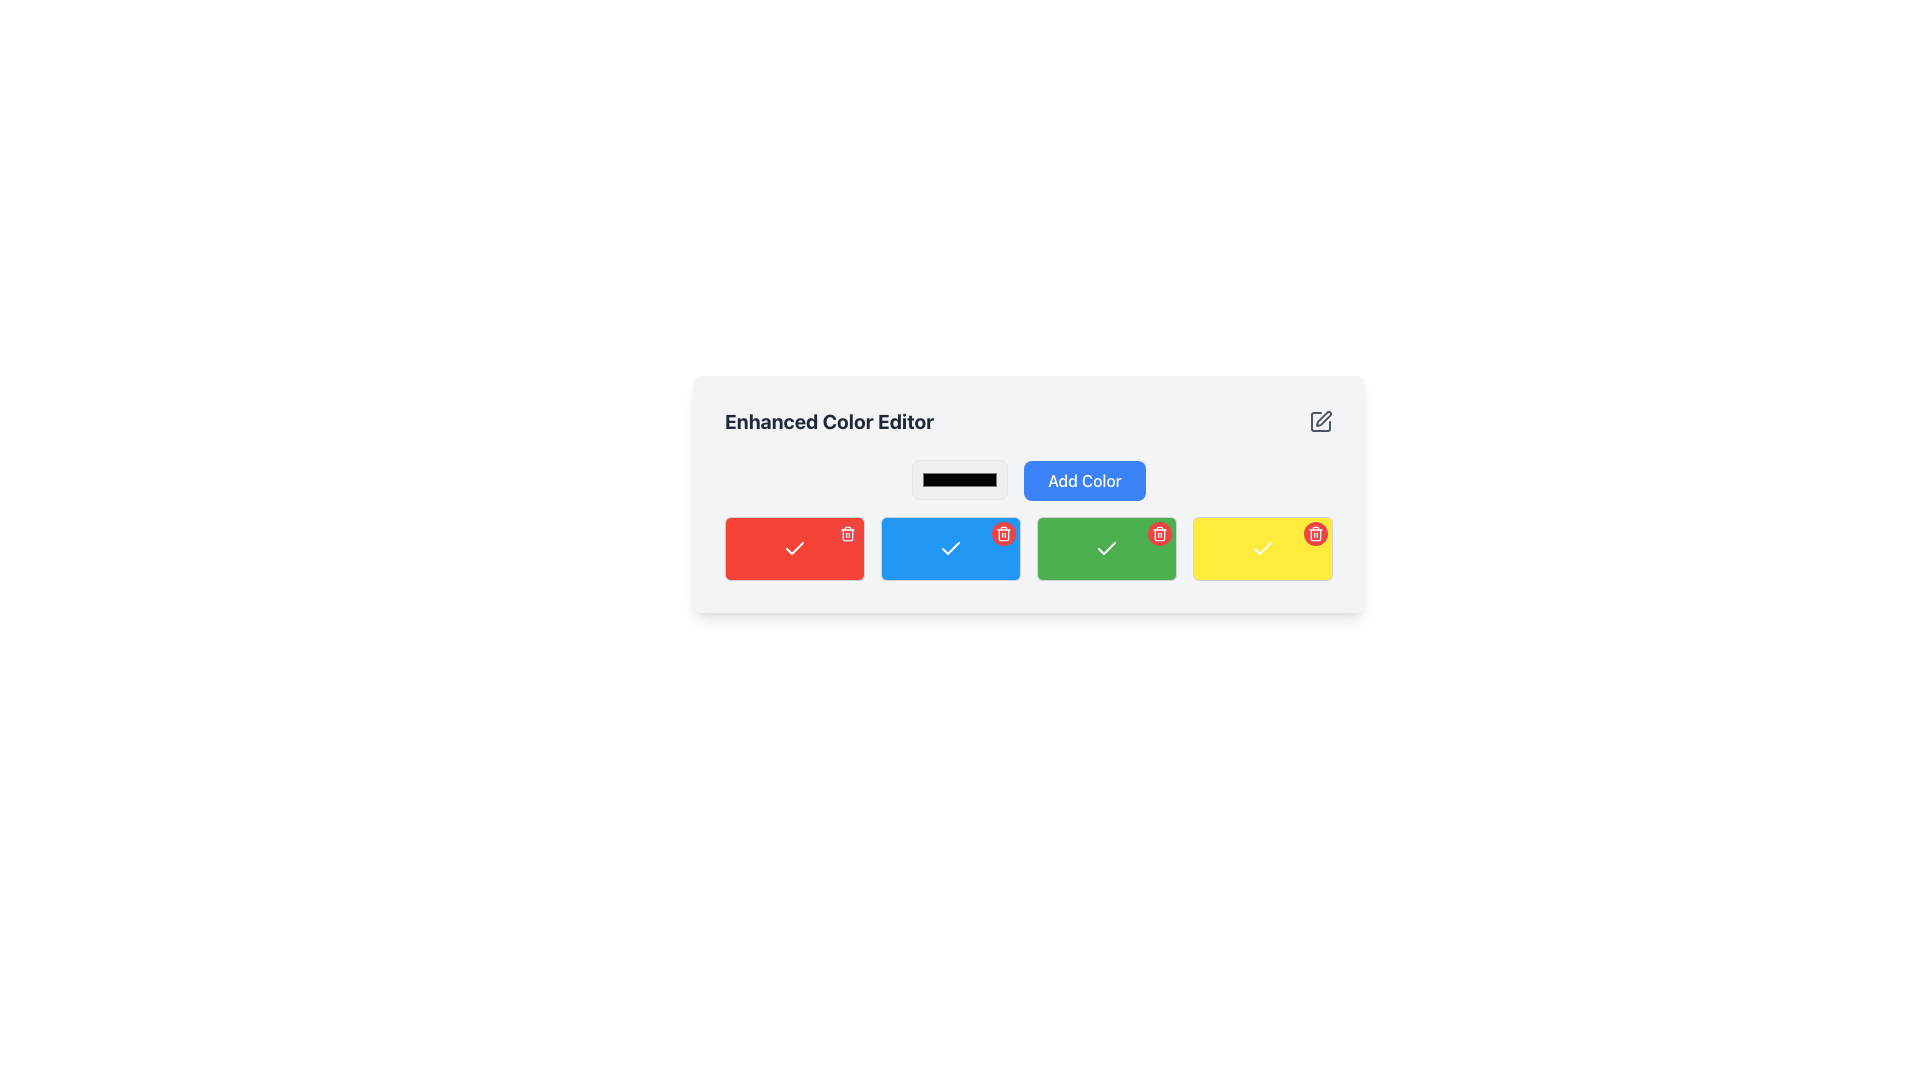  What do you see at coordinates (1320, 420) in the screenshot?
I see `the square border of the edit icon in the top-right corner of the 'Enhanced Color Editor' to initiate the editing process` at bounding box center [1320, 420].